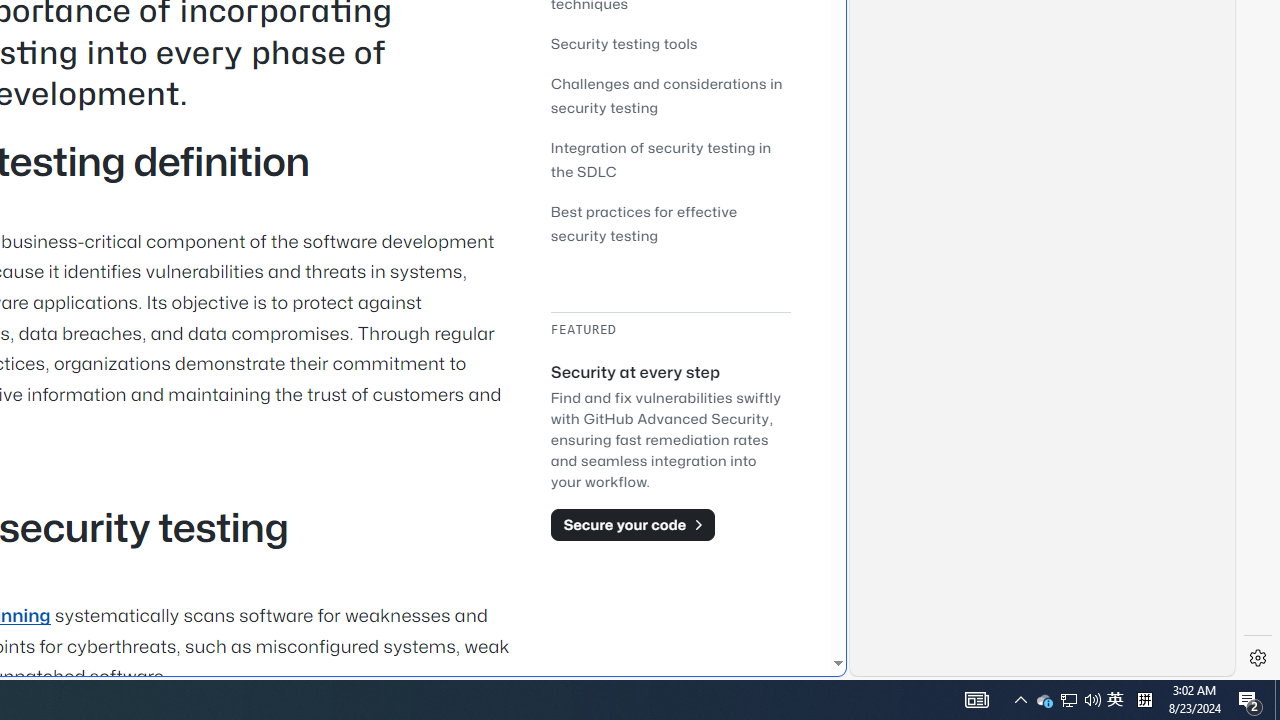  Describe the element at coordinates (670, 95) in the screenshot. I see `'Challenges and considerations in security testing'` at that location.